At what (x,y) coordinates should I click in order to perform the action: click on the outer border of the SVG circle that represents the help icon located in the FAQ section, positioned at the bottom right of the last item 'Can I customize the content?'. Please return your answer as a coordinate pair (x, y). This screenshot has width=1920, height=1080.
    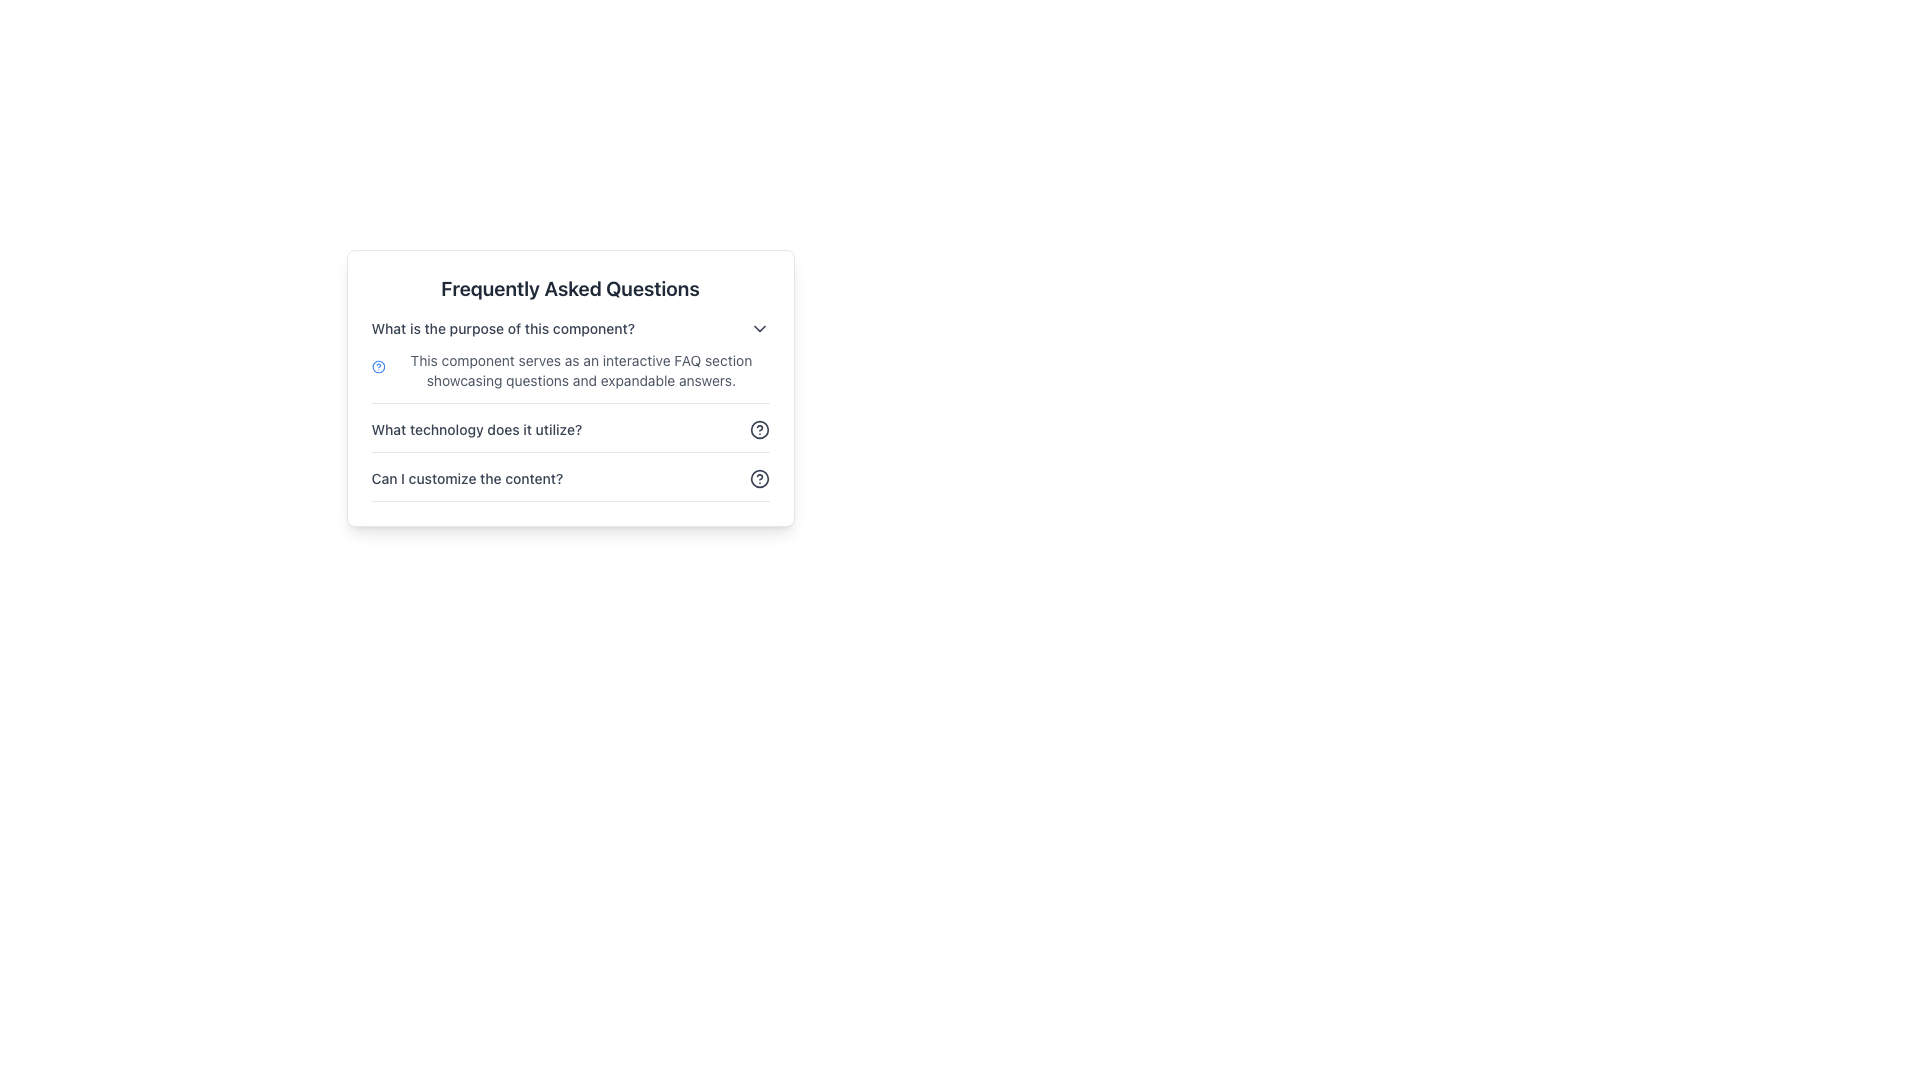
    Looking at the image, I should click on (758, 478).